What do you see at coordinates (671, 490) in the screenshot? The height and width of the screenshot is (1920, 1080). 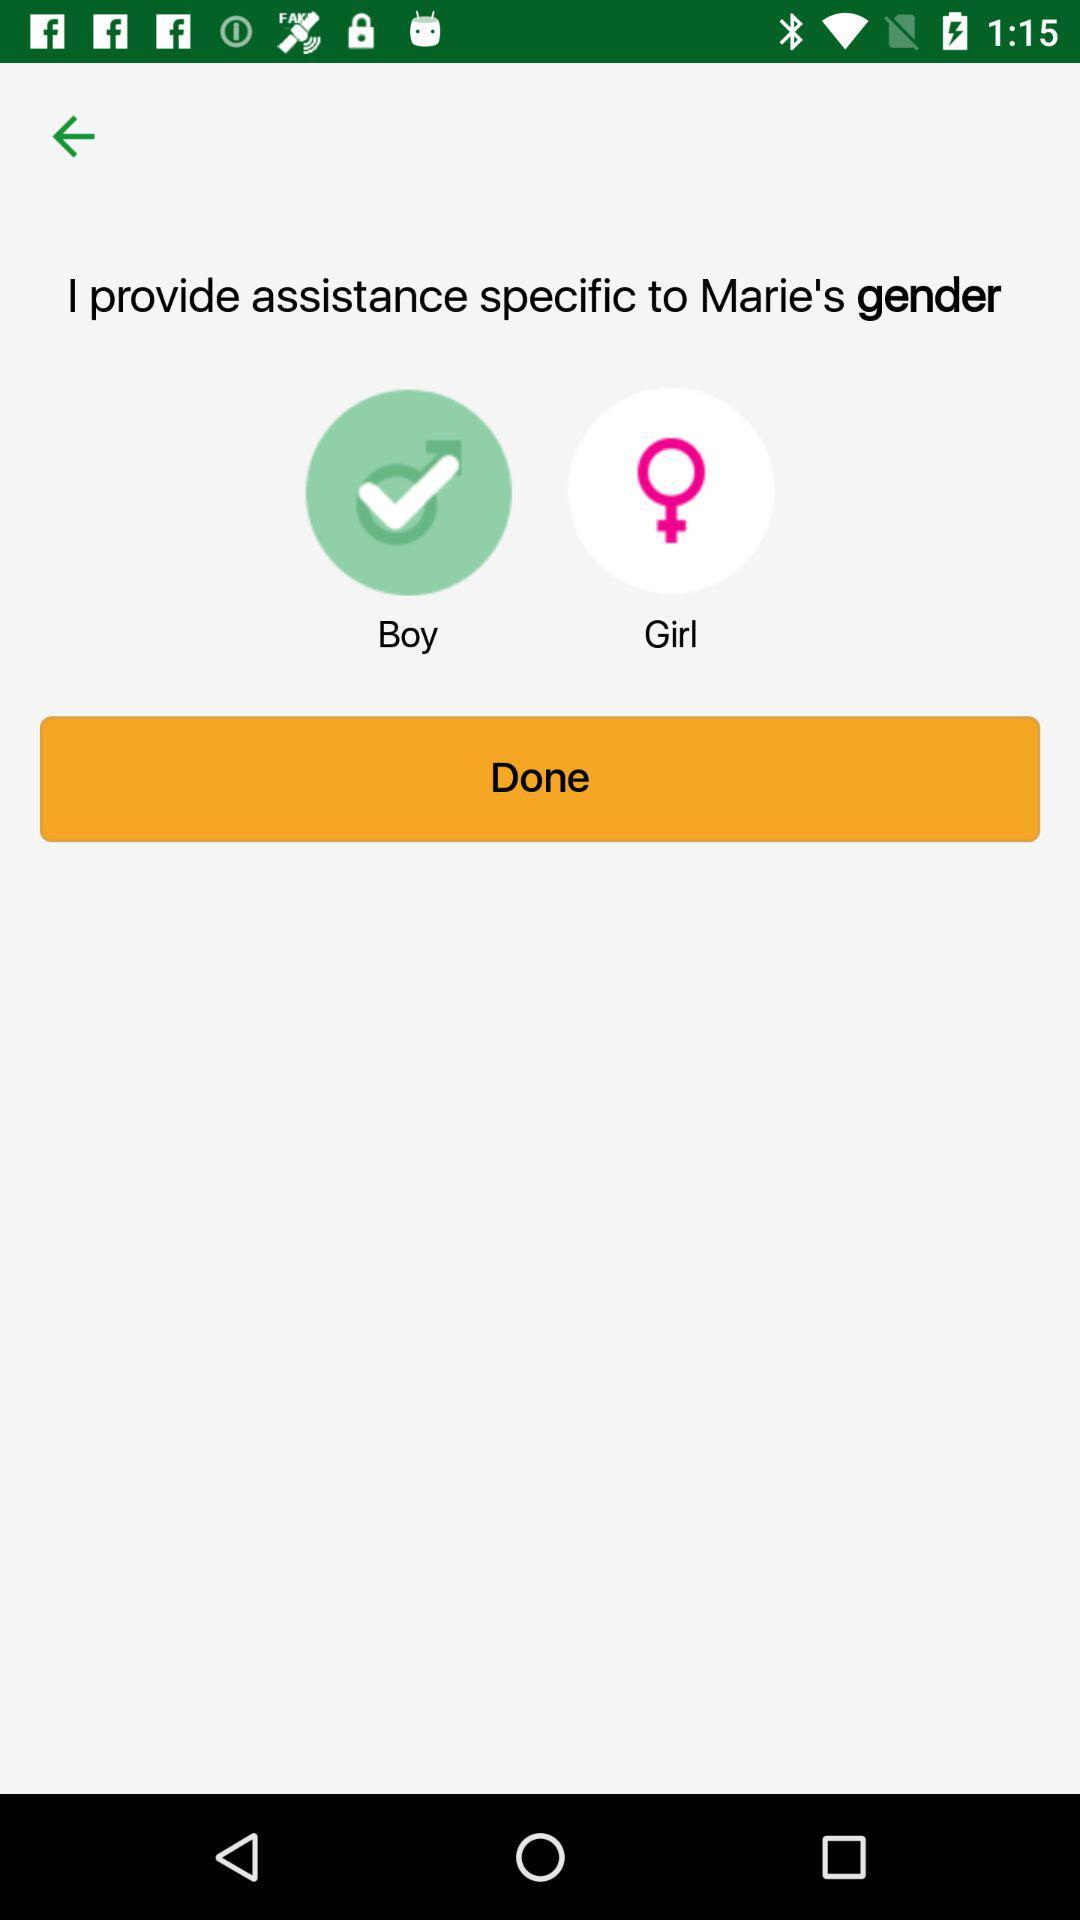 I see `choose the girl option` at bounding box center [671, 490].